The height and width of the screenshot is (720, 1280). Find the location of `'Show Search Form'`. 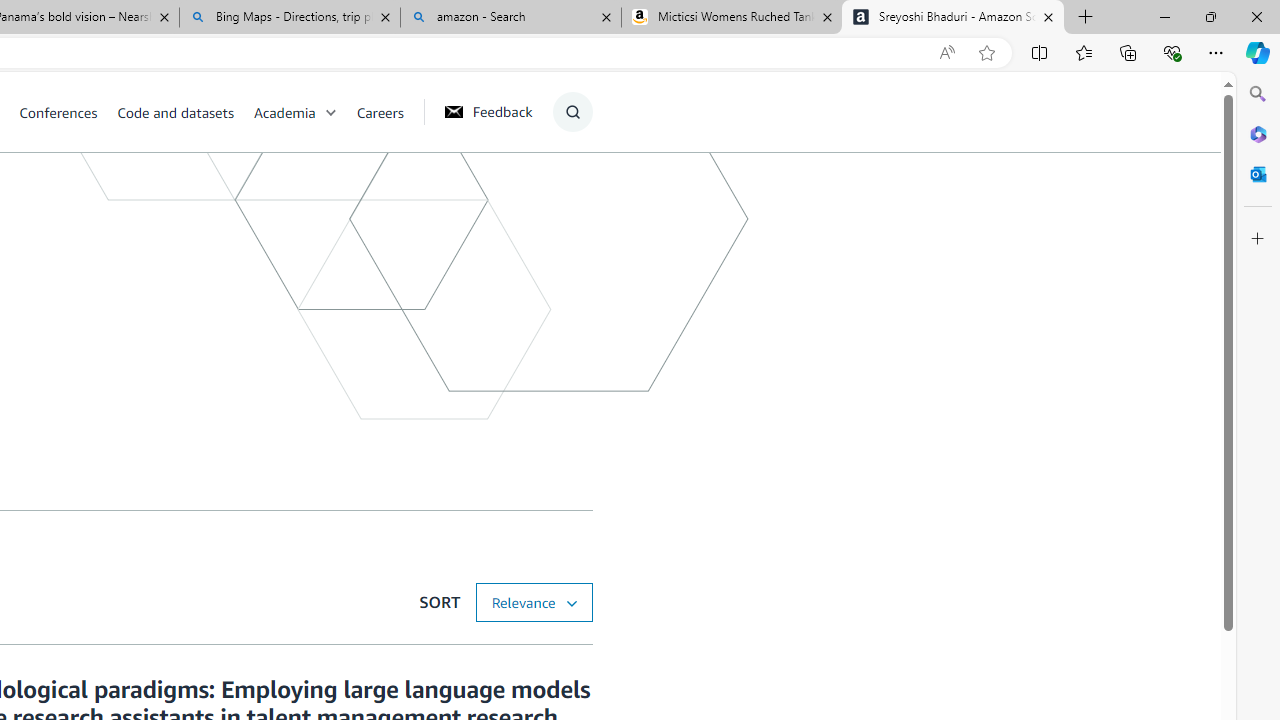

'Show Search Form' is located at coordinates (571, 111).